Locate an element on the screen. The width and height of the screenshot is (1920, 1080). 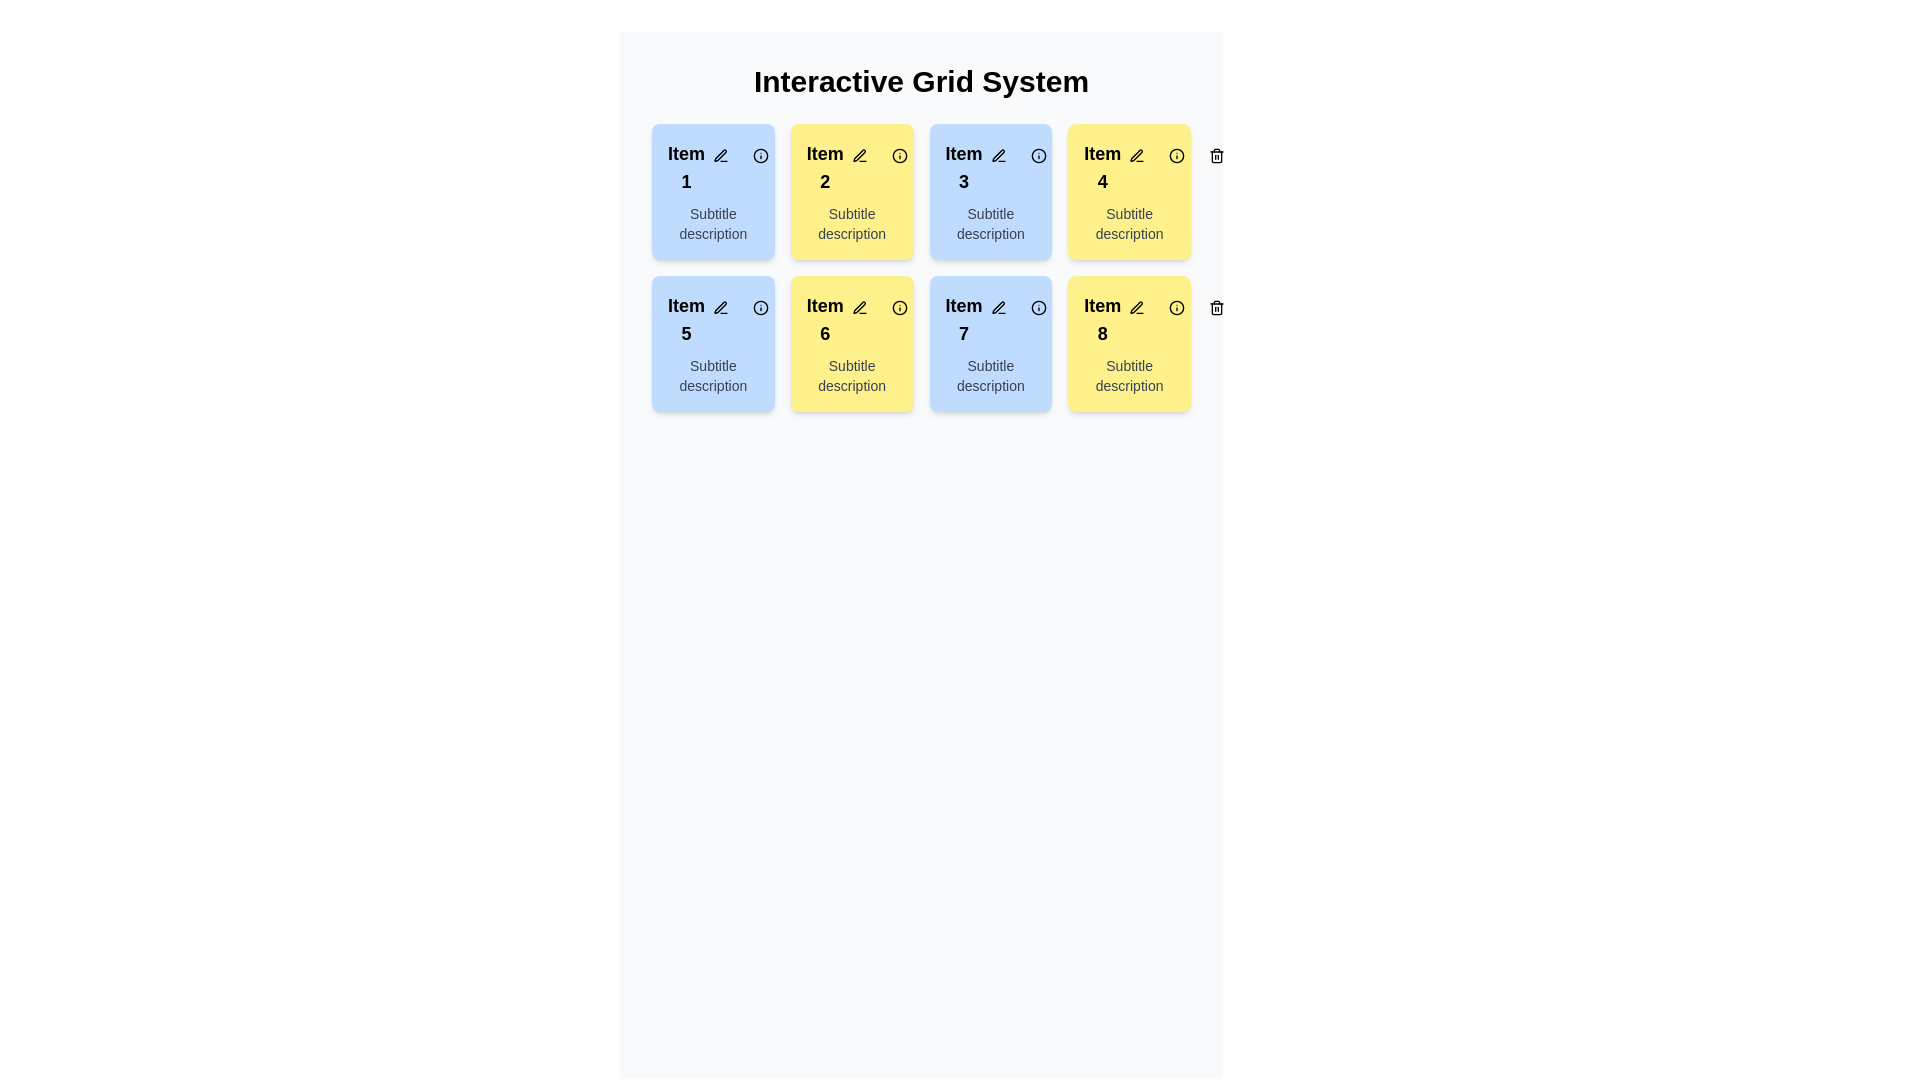
the circular button with a trash can icon located in the top-right corner of the card labeled 'Item 4' is located at coordinates (1216, 154).